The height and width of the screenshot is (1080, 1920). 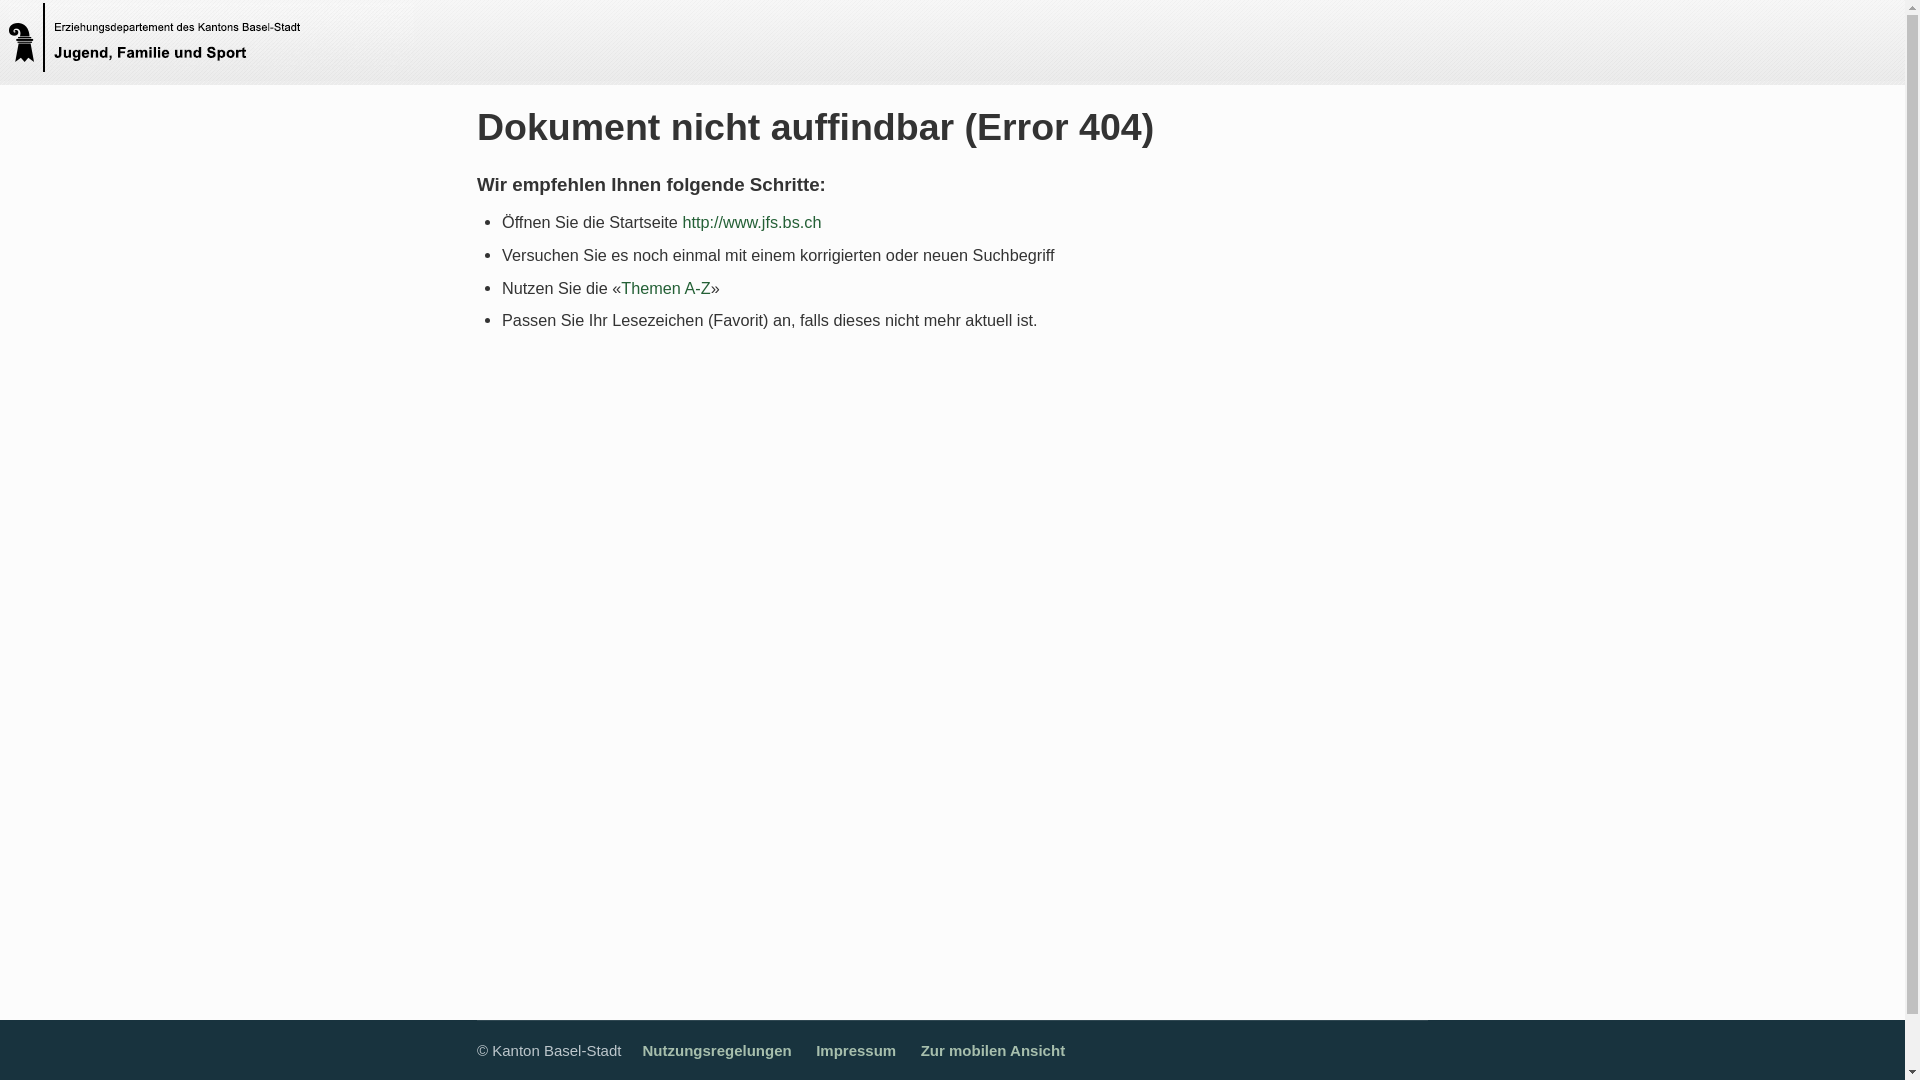 I want to click on 'http://www.jfs.bs.ch', so click(x=750, y=222).